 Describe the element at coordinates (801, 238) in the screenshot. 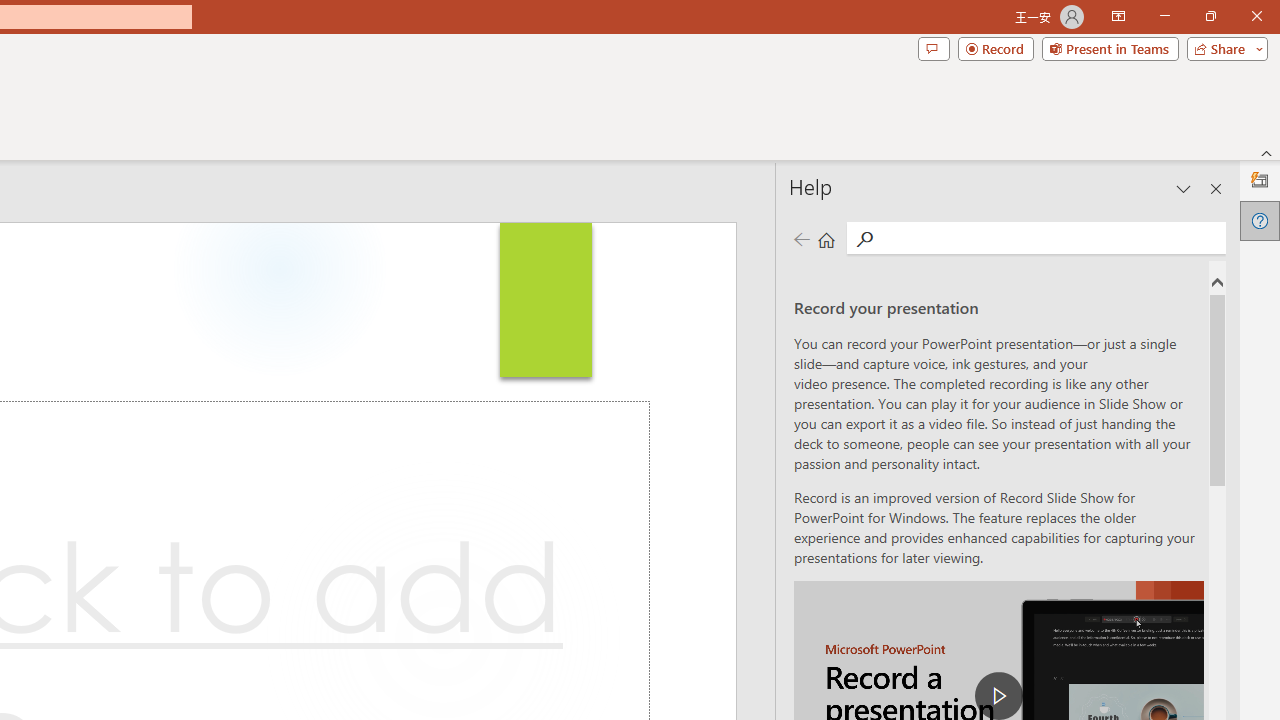

I see `'Previous page'` at that location.